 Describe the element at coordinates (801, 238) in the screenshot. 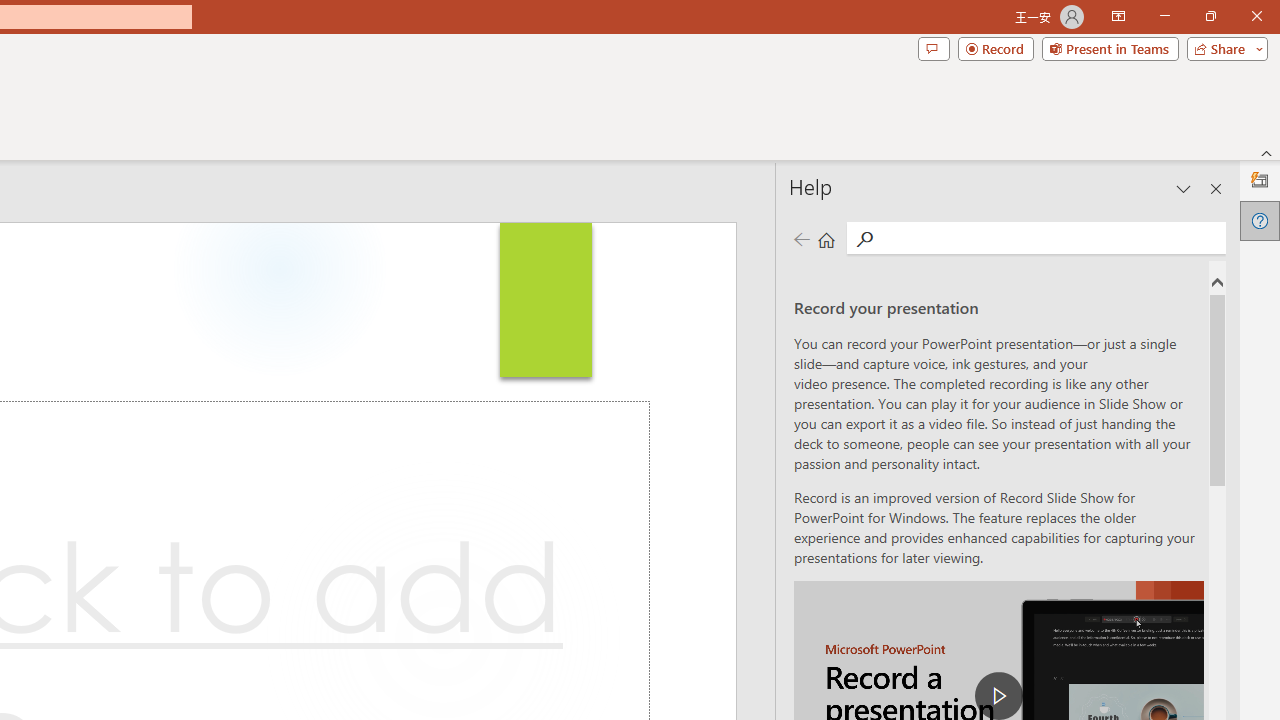

I see `'Previous page'` at that location.